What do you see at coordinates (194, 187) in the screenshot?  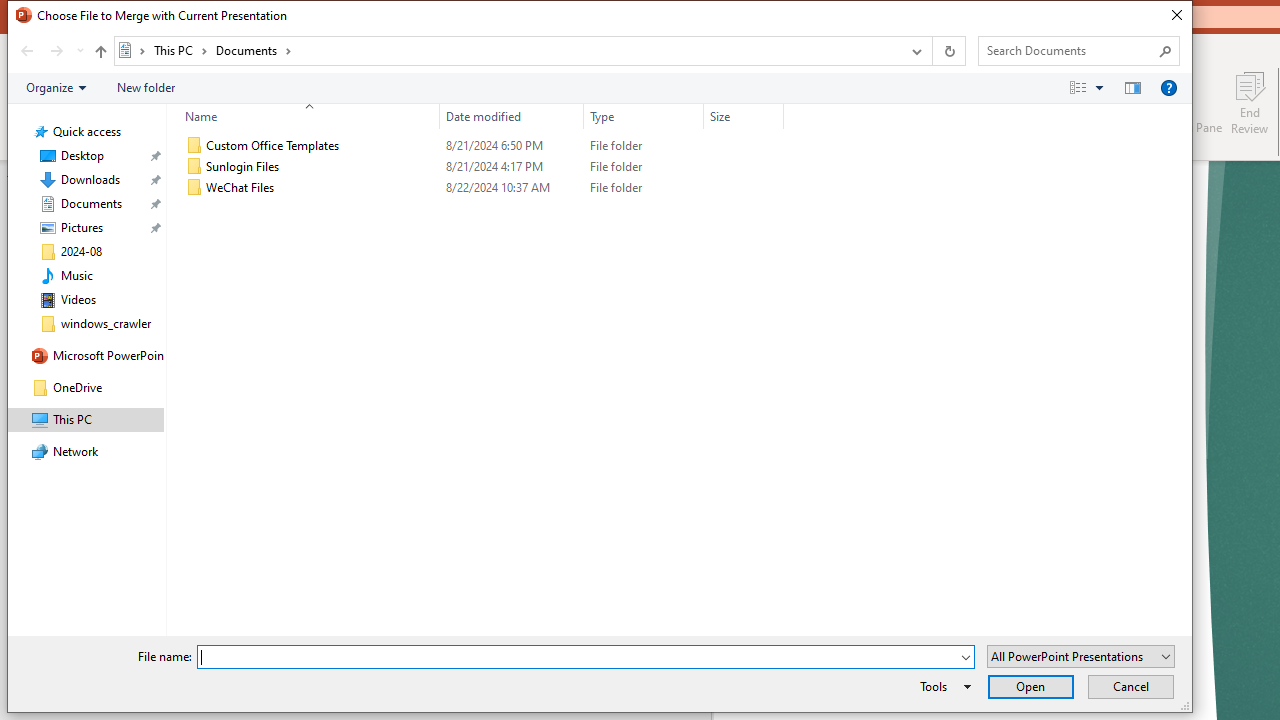 I see `'Class: UIImage'` at bounding box center [194, 187].